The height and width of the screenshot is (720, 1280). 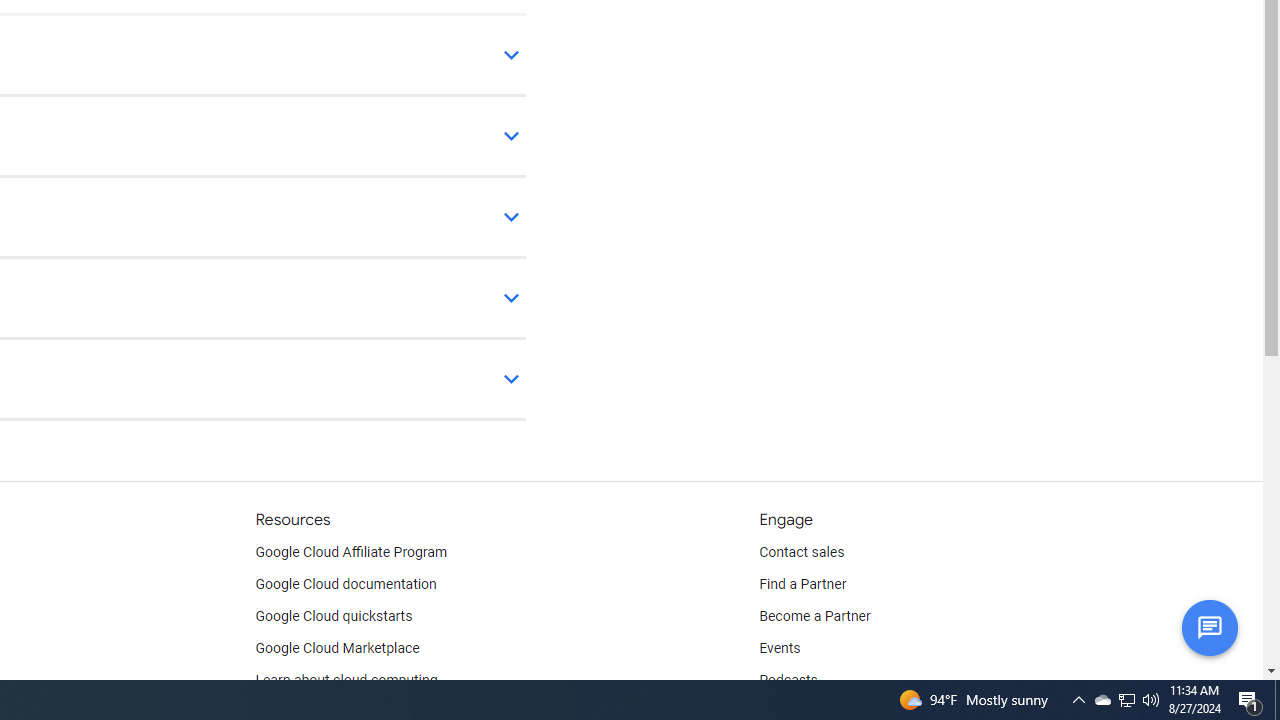 I want to click on 'Become a Partner', so click(x=814, y=616).